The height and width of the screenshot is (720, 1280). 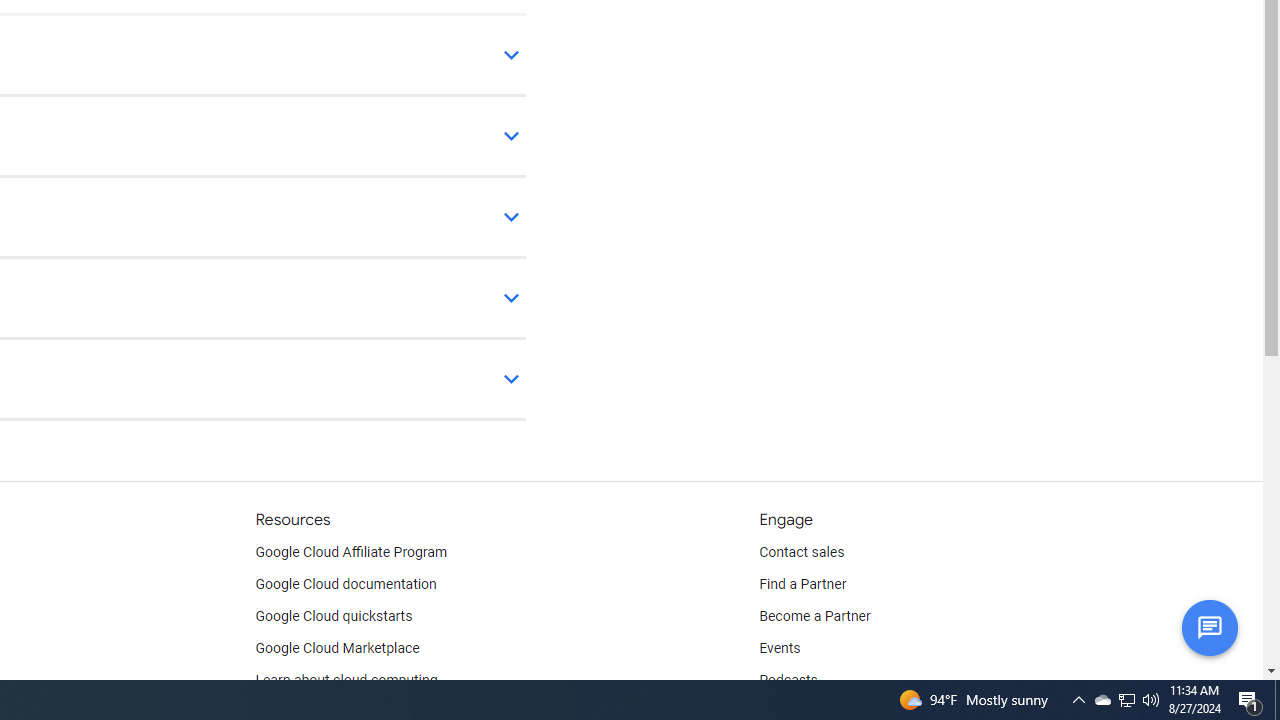 I want to click on 'Become a Partner', so click(x=814, y=616).